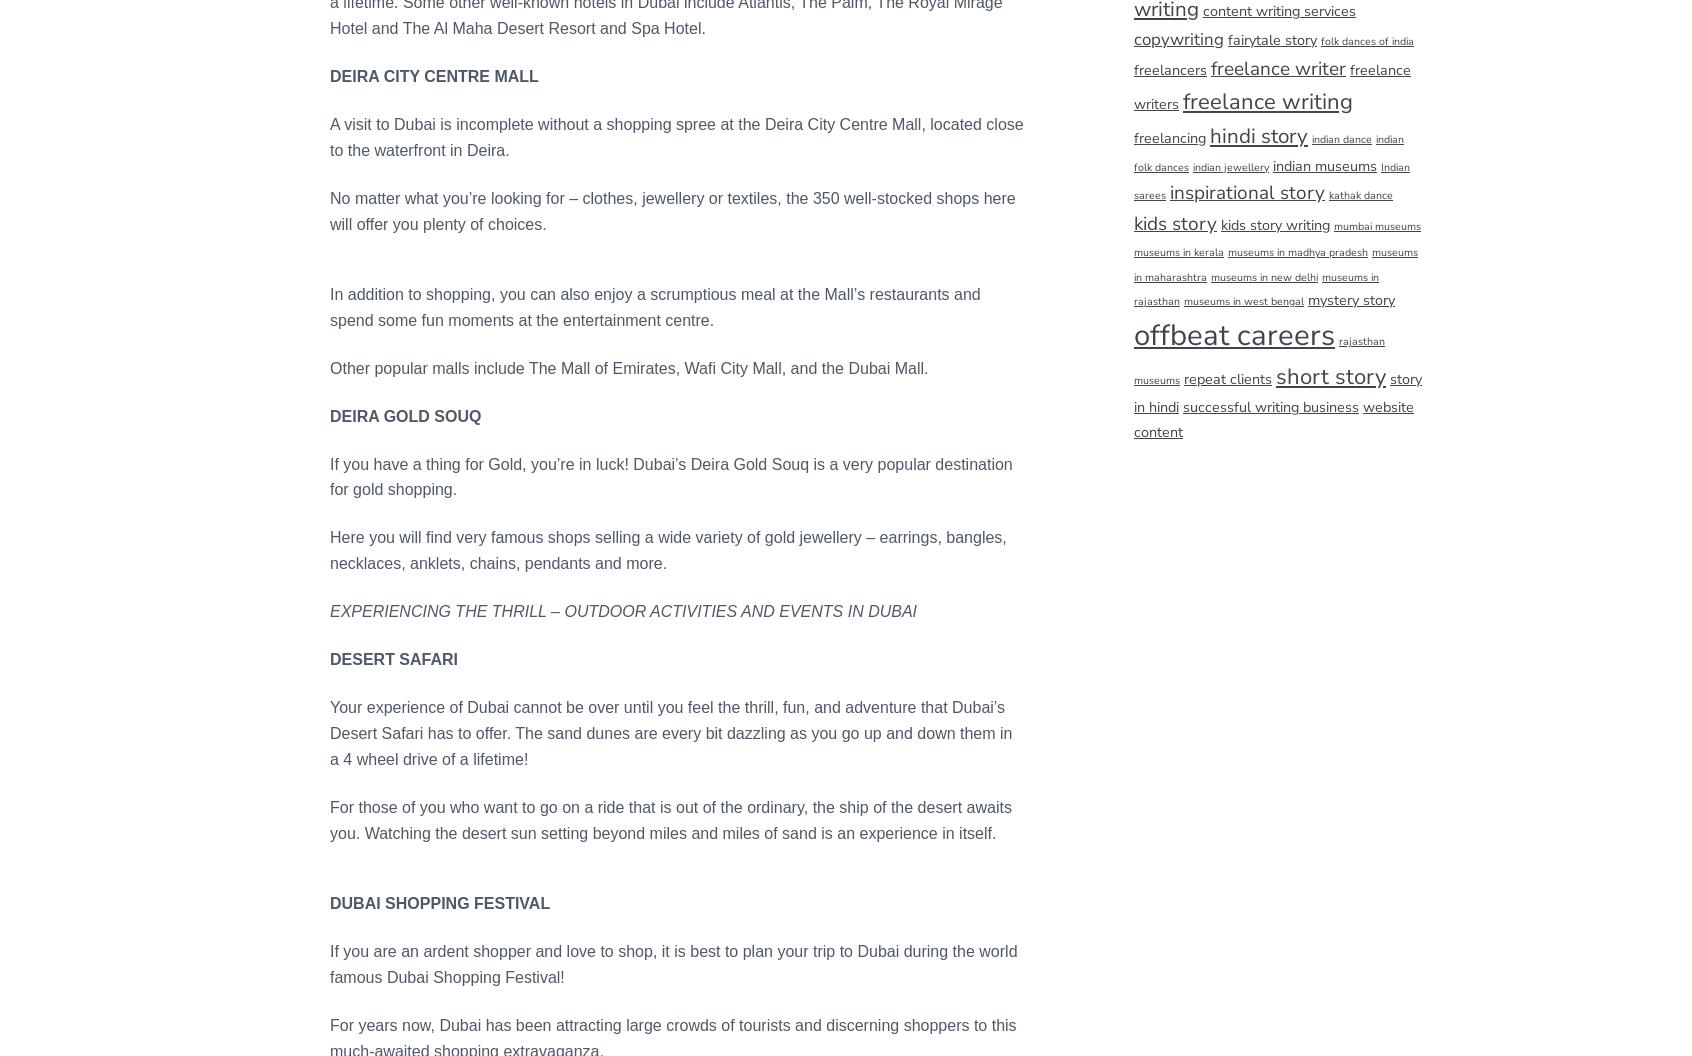 This screenshot has height=1056, width=1692. Describe the element at coordinates (1259, 136) in the screenshot. I see `'hindi story'` at that location.